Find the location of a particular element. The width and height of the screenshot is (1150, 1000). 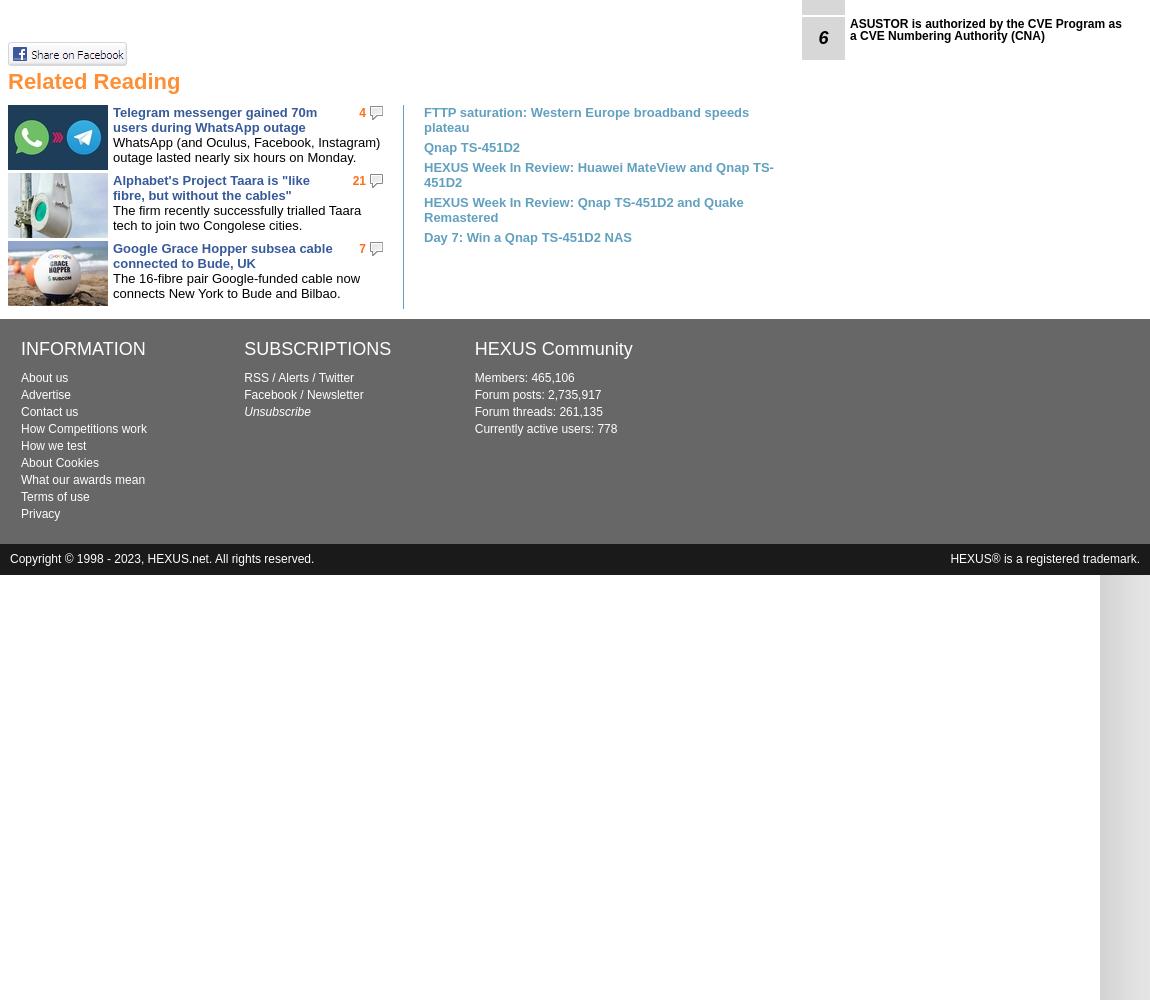

'Members: 465,106' is located at coordinates (524, 378).